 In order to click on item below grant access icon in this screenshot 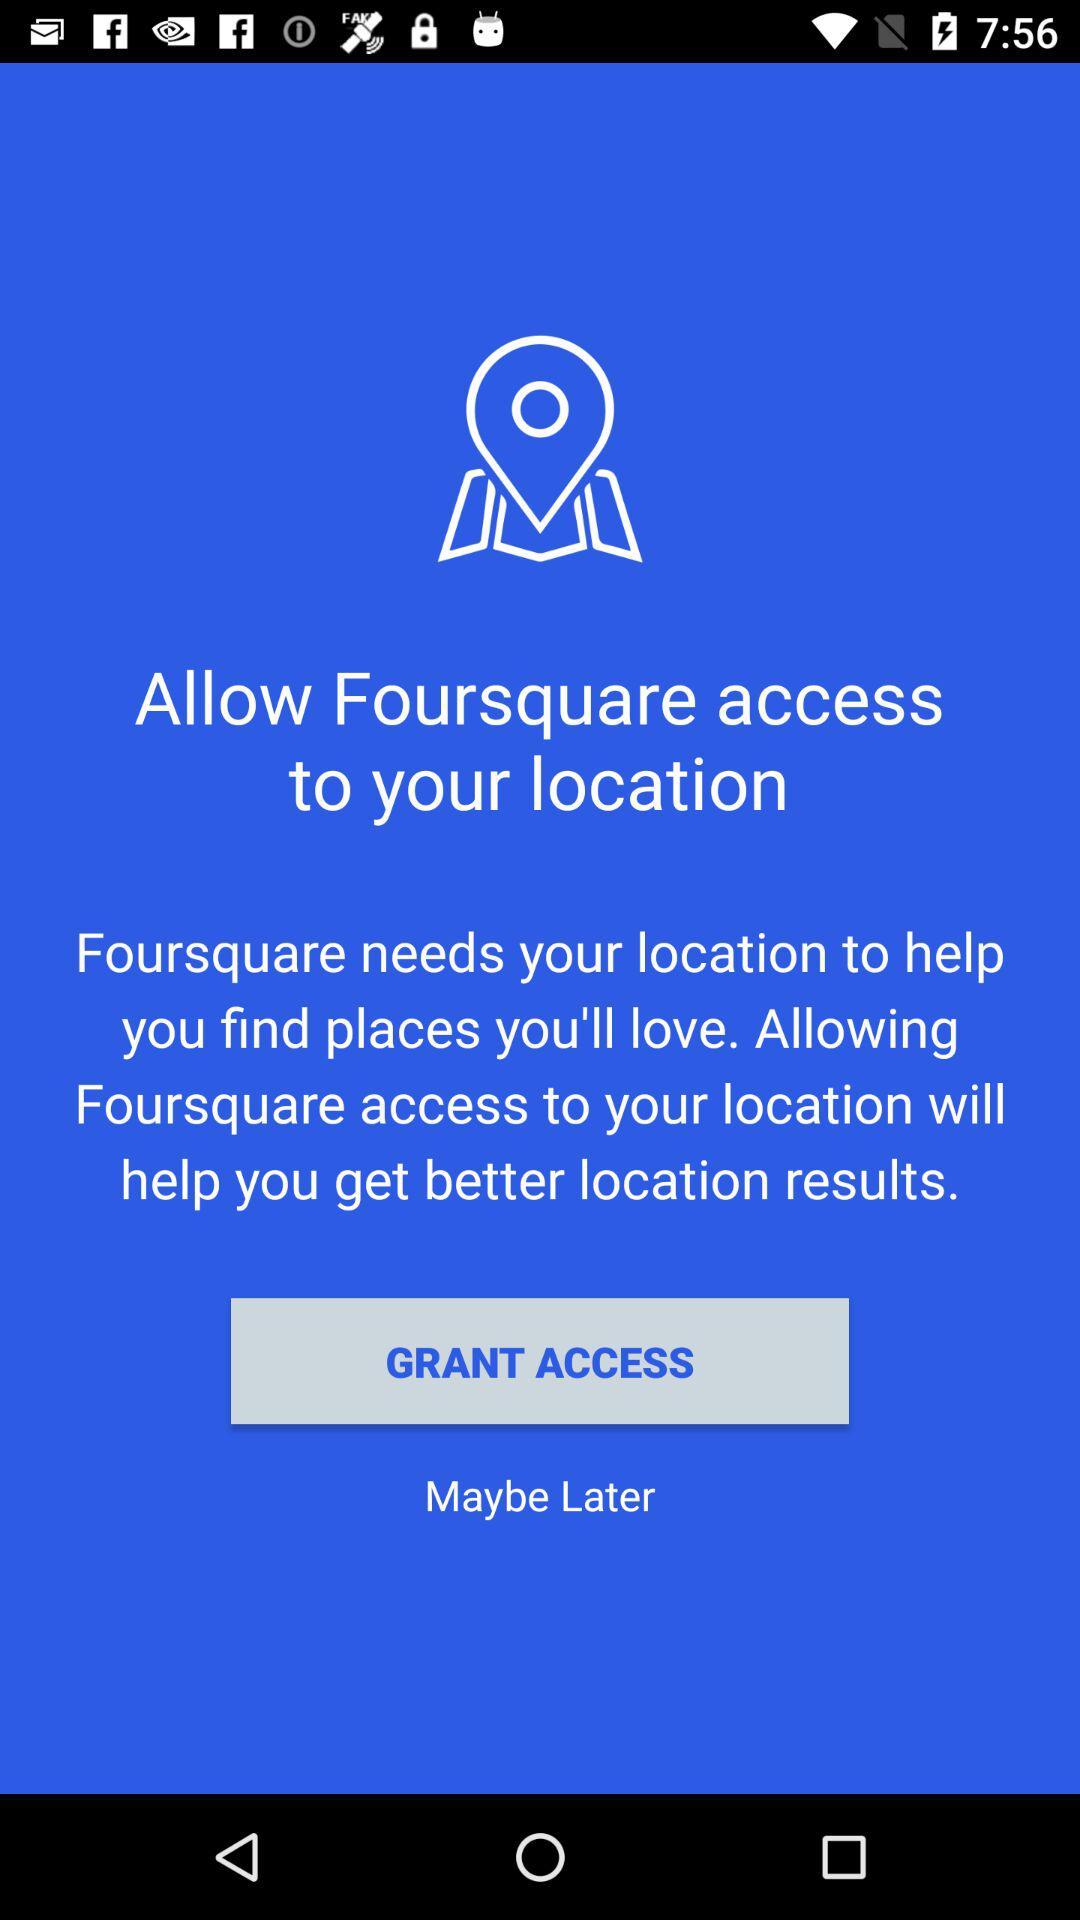, I will do `click(540, 1494)`.